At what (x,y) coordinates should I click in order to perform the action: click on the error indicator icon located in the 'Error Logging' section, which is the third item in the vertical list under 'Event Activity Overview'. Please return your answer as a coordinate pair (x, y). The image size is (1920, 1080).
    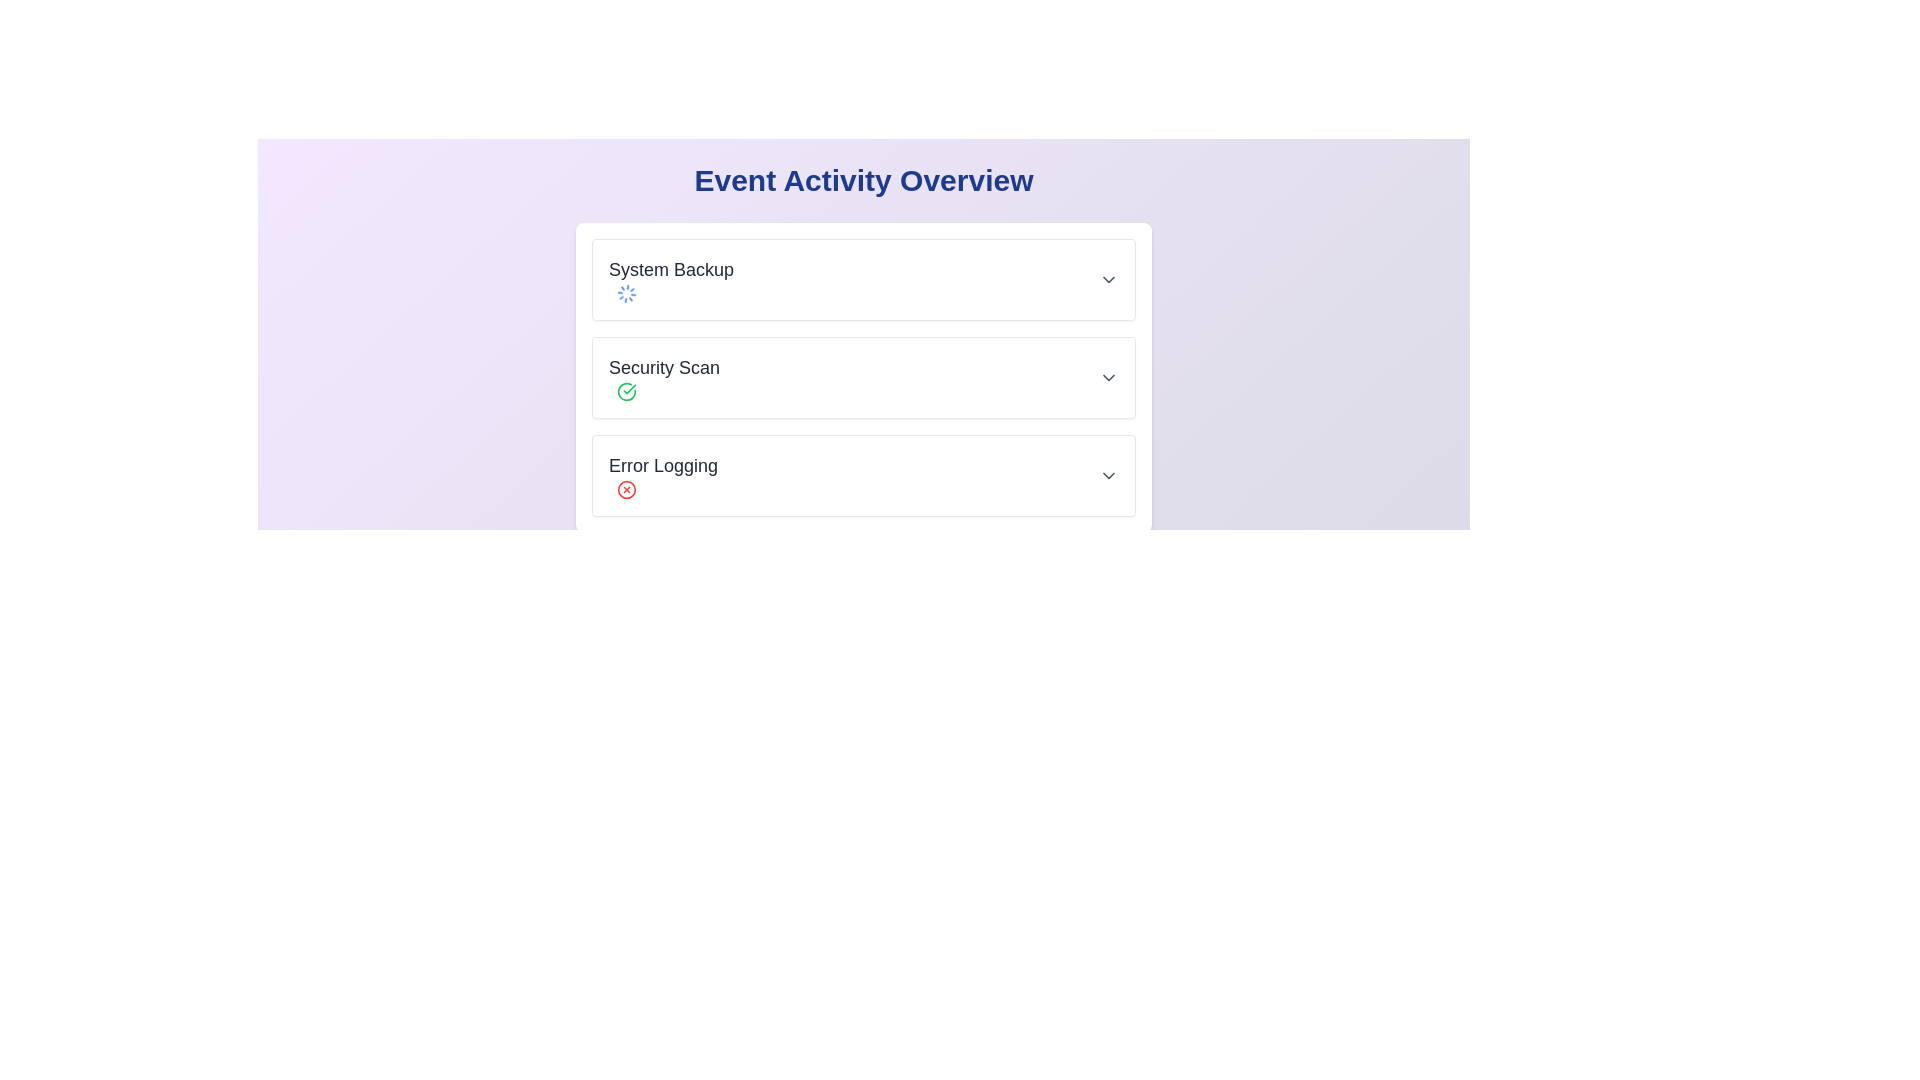
    Looking at the image, I should click on (626, 489).